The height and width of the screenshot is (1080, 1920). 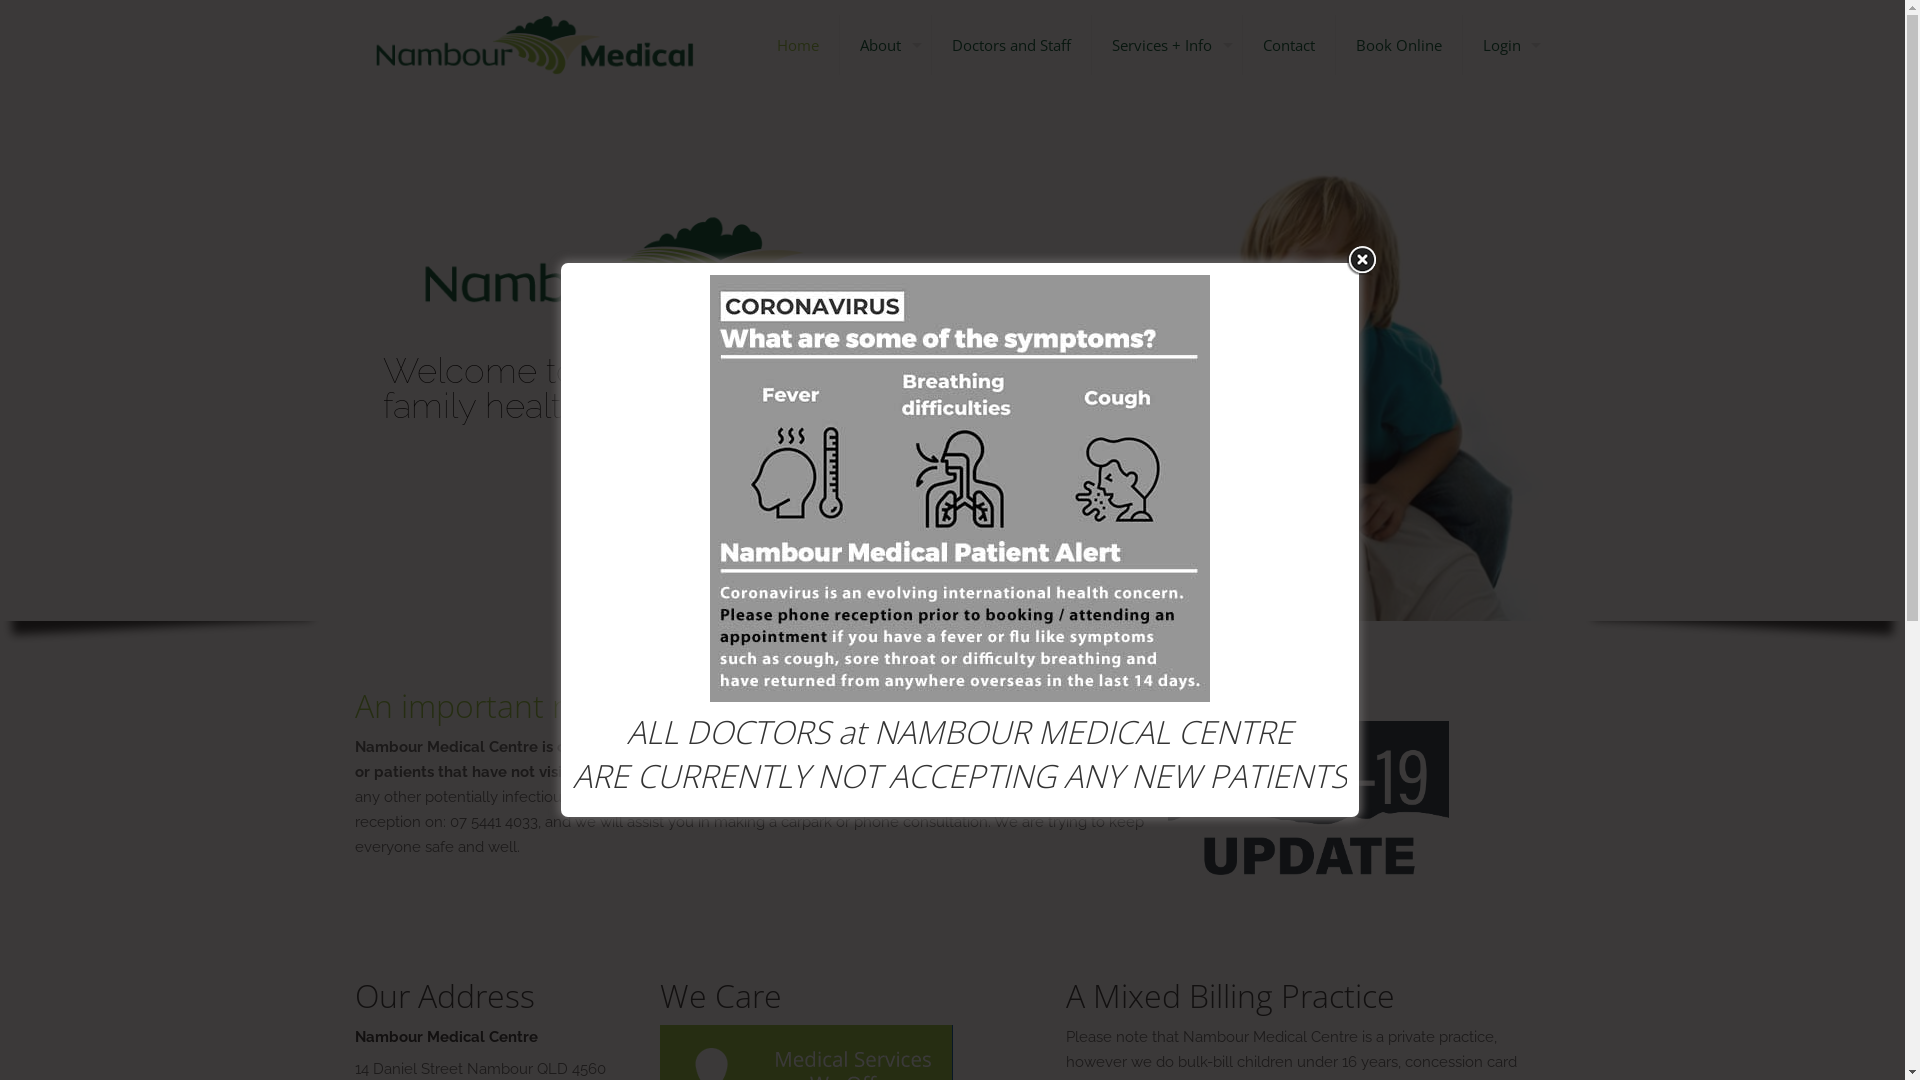 I want to click on 'OKMEDIA', so click(x=1174, y=1026).